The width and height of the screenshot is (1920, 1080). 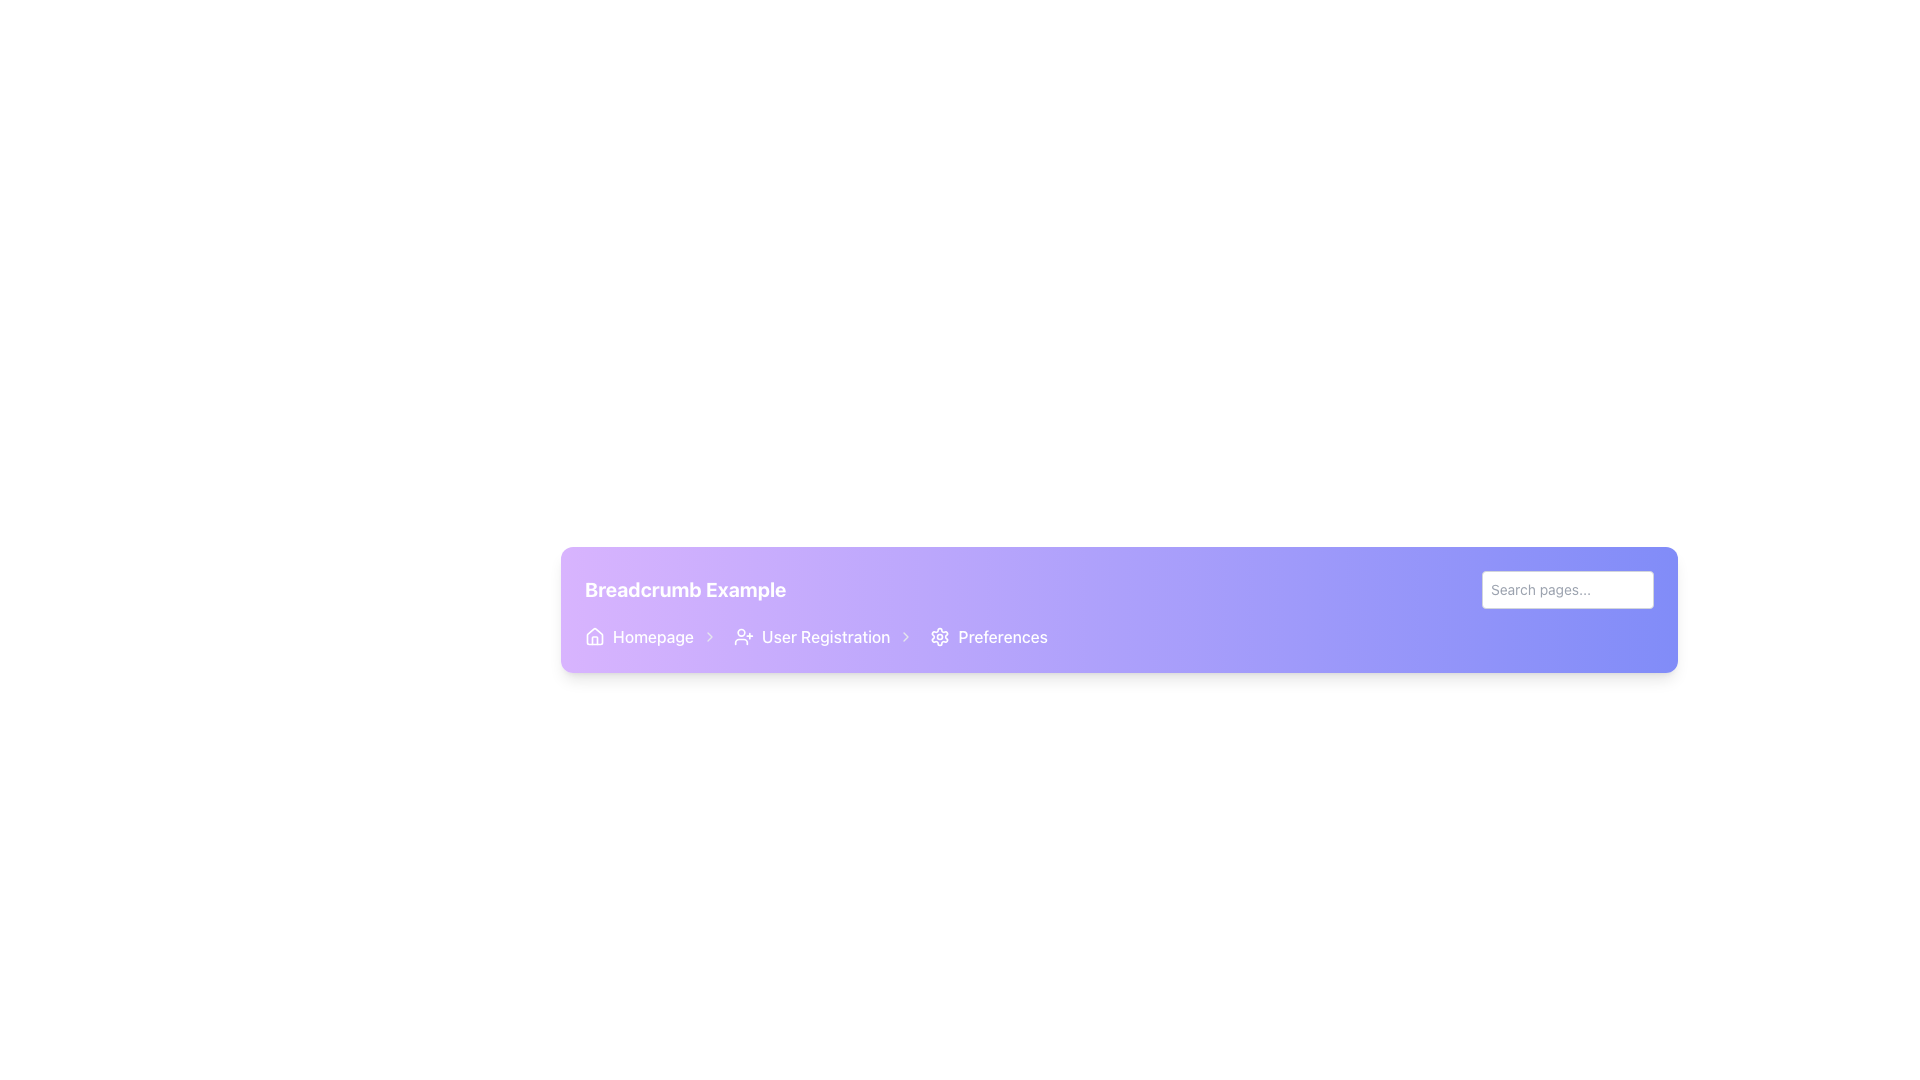 I want to click on the text input field with the placeholder 'Search pages...' to focus on it, so click(x=1567, y=589).